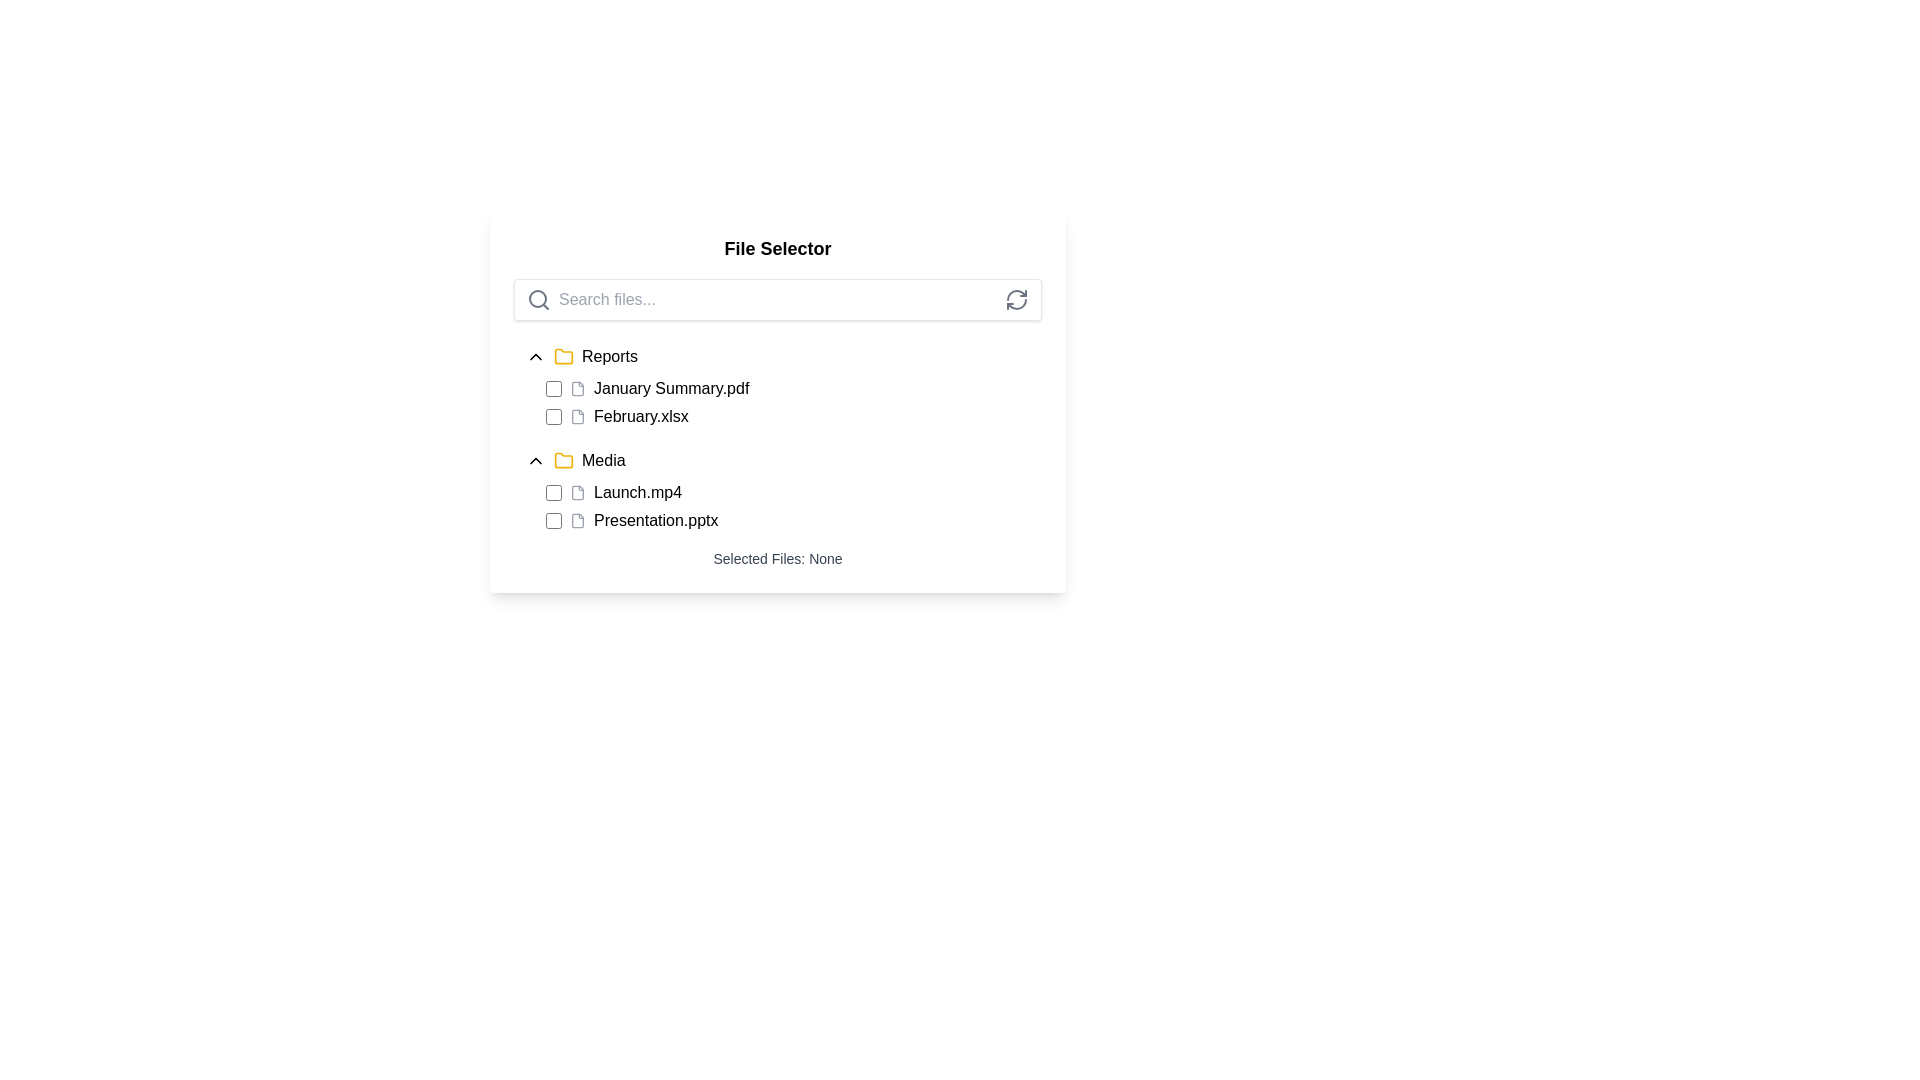 The height and width of the screenshot is (1080, 1920). Describe the element at coordinates (576, 493) in the screenshot. I see `the icon representing the file type or status located to the left of the text label 'Launch.mp4' in the 'Media' section of the file list` at that location.